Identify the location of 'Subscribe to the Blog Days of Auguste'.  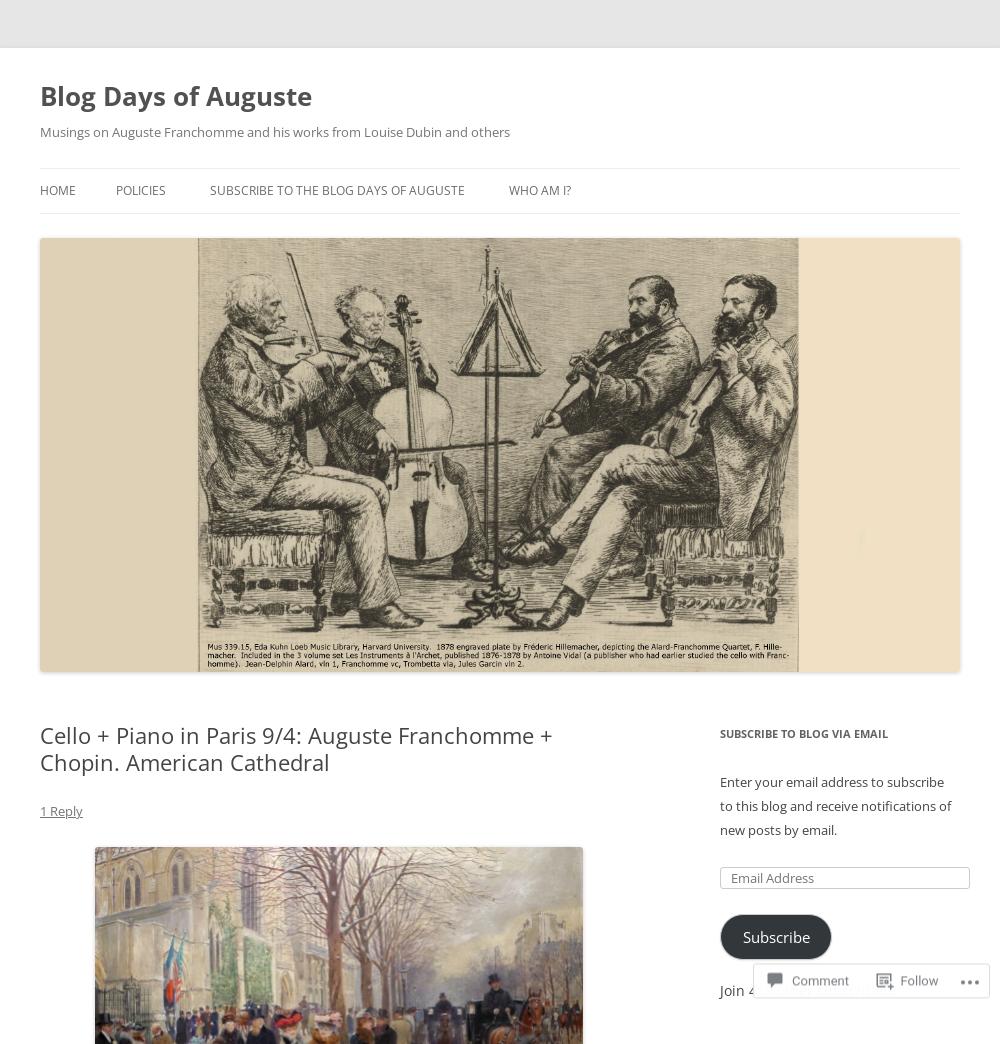
(336, 189).